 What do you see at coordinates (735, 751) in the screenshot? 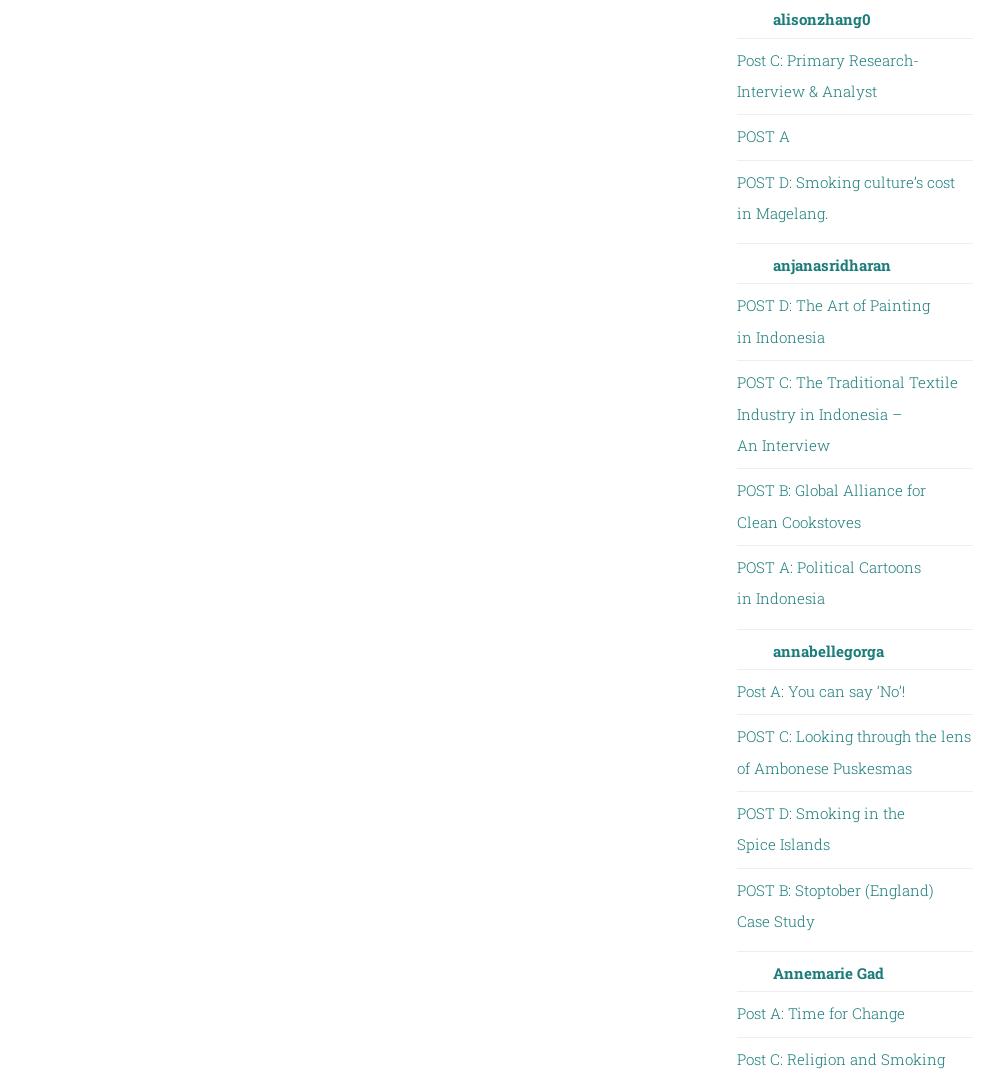
I see `'POST C: Looking through the lens of Ambonese Puskesmas'` at bounding box center [735, 751].